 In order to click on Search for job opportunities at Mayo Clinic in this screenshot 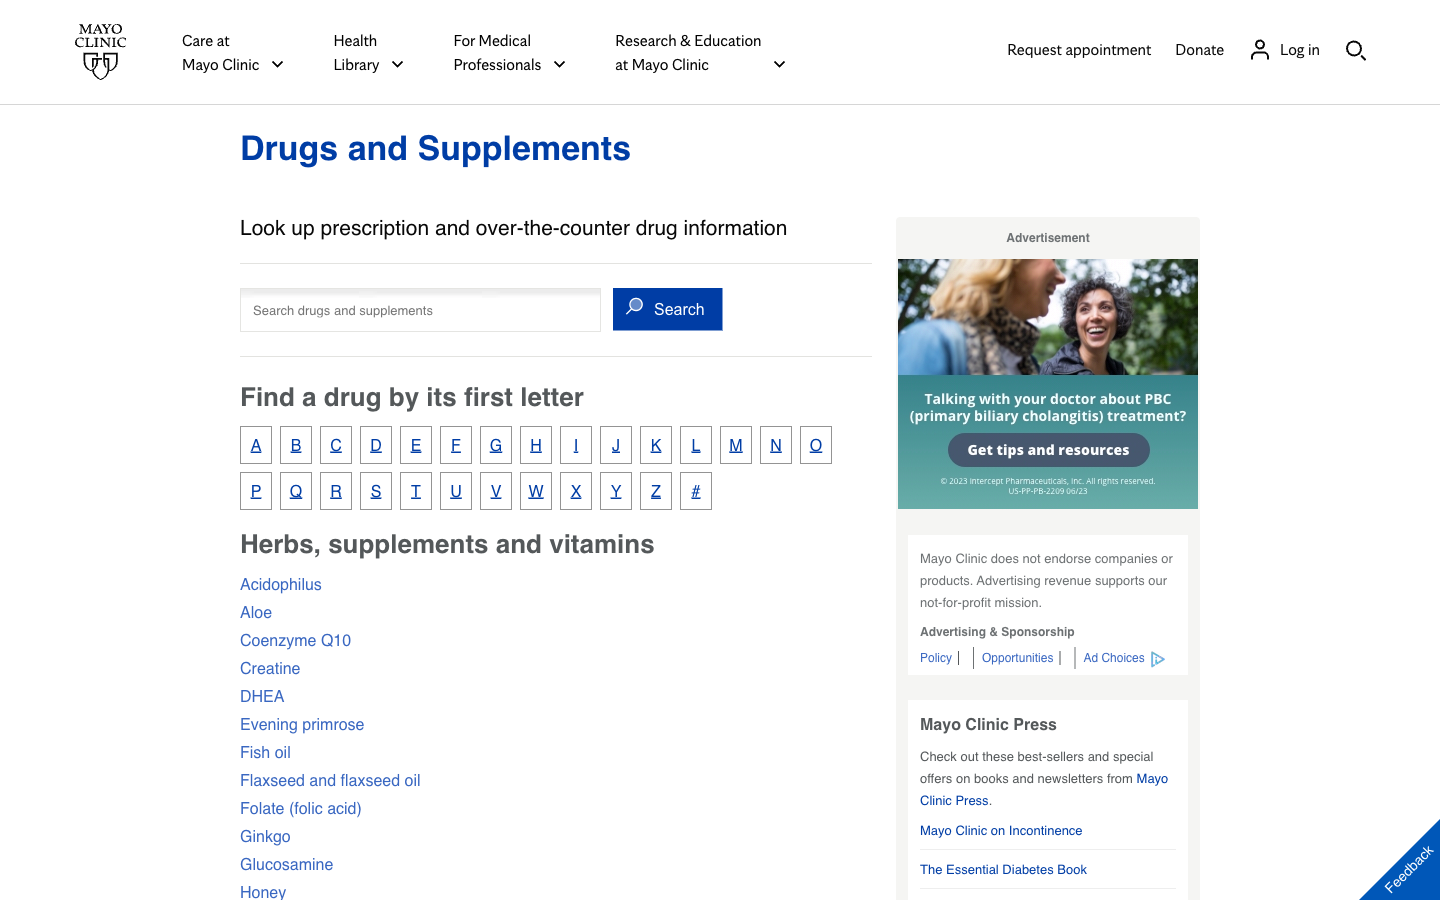, I will do `click(1019, 657)`.